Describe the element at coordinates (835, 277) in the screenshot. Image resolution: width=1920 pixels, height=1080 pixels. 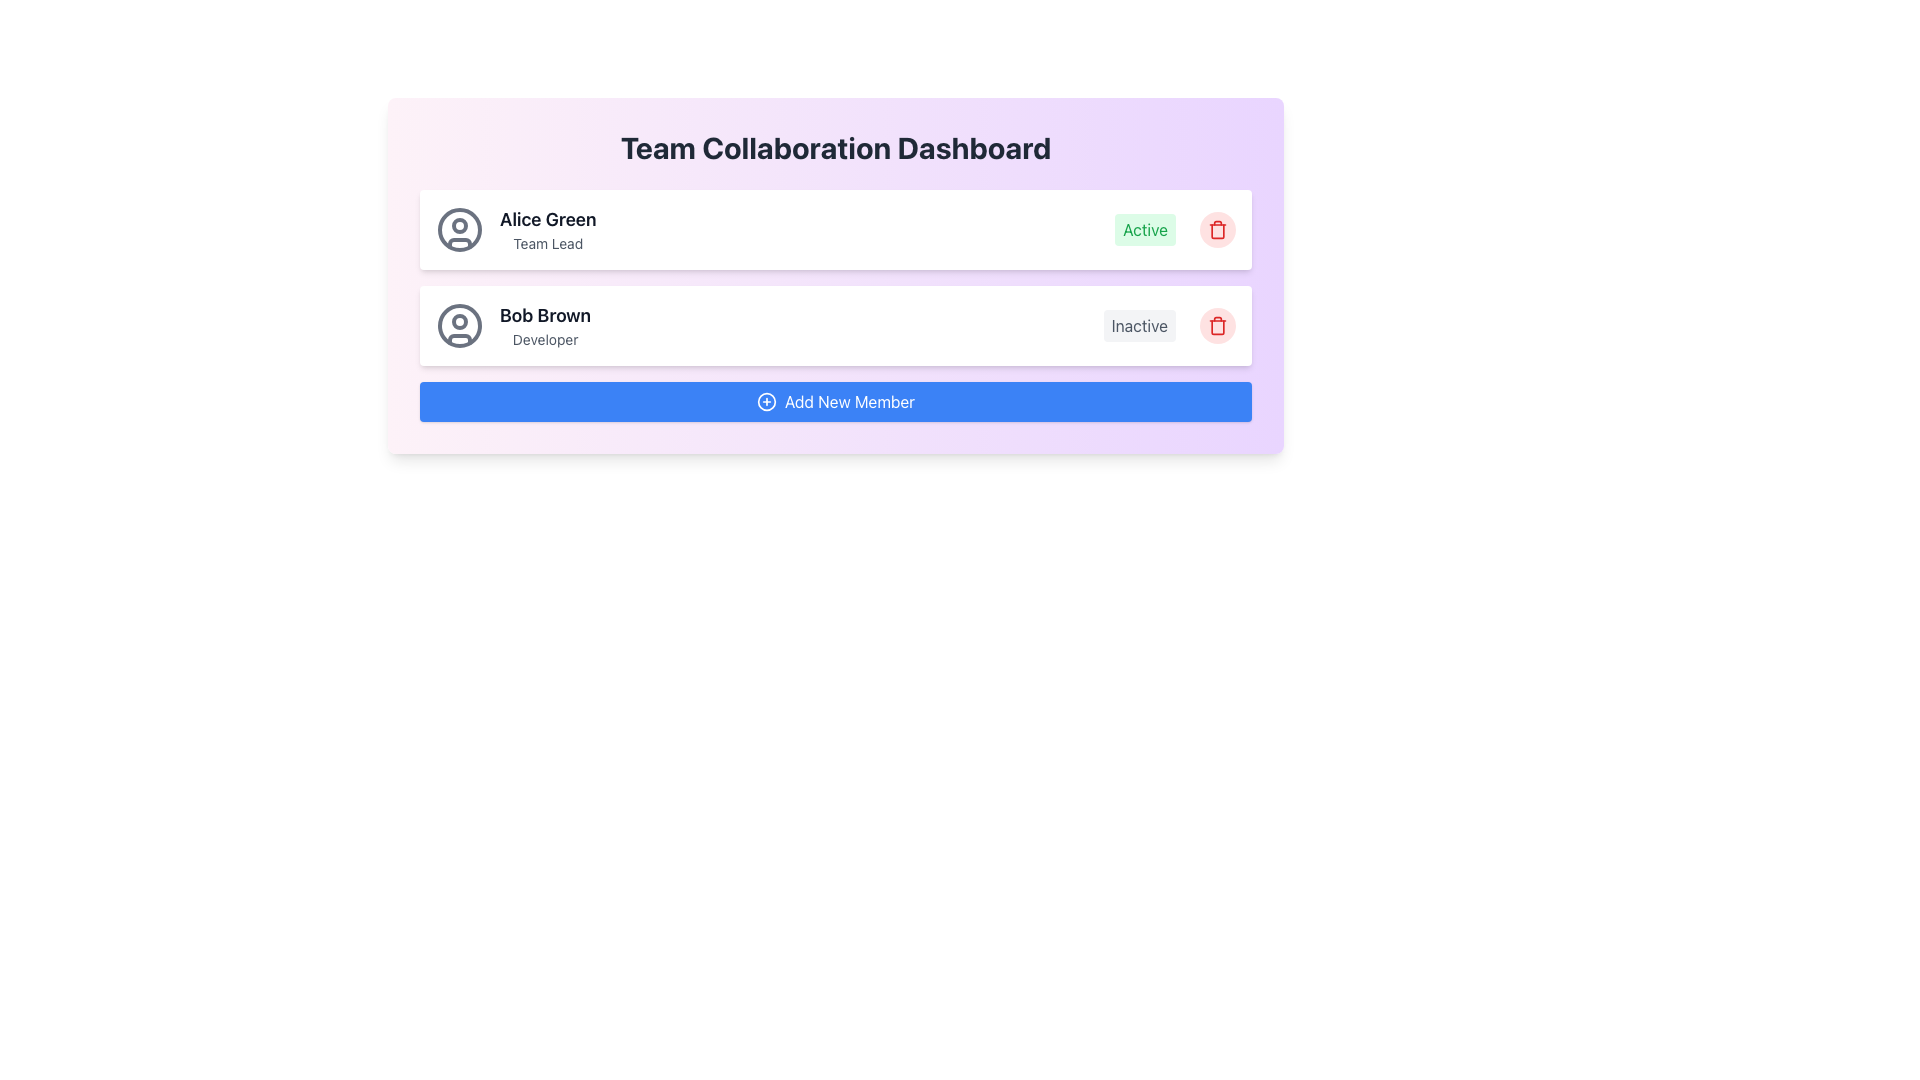
I see `displayed information from the user entry list, specifically from the top item showing 'Alice Green', 'Team Lead', and 'Active' status` at that location.